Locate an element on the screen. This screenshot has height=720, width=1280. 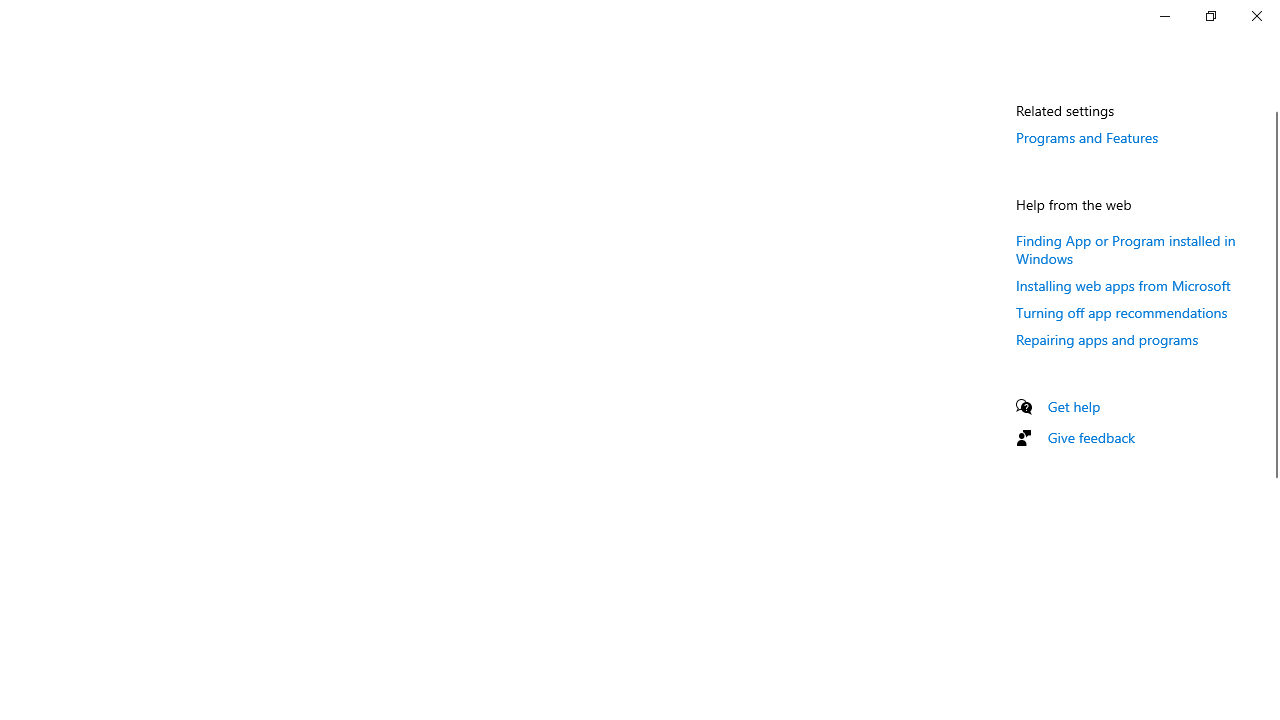
'Minimize Settings' is located at coordinates (1164, 15).